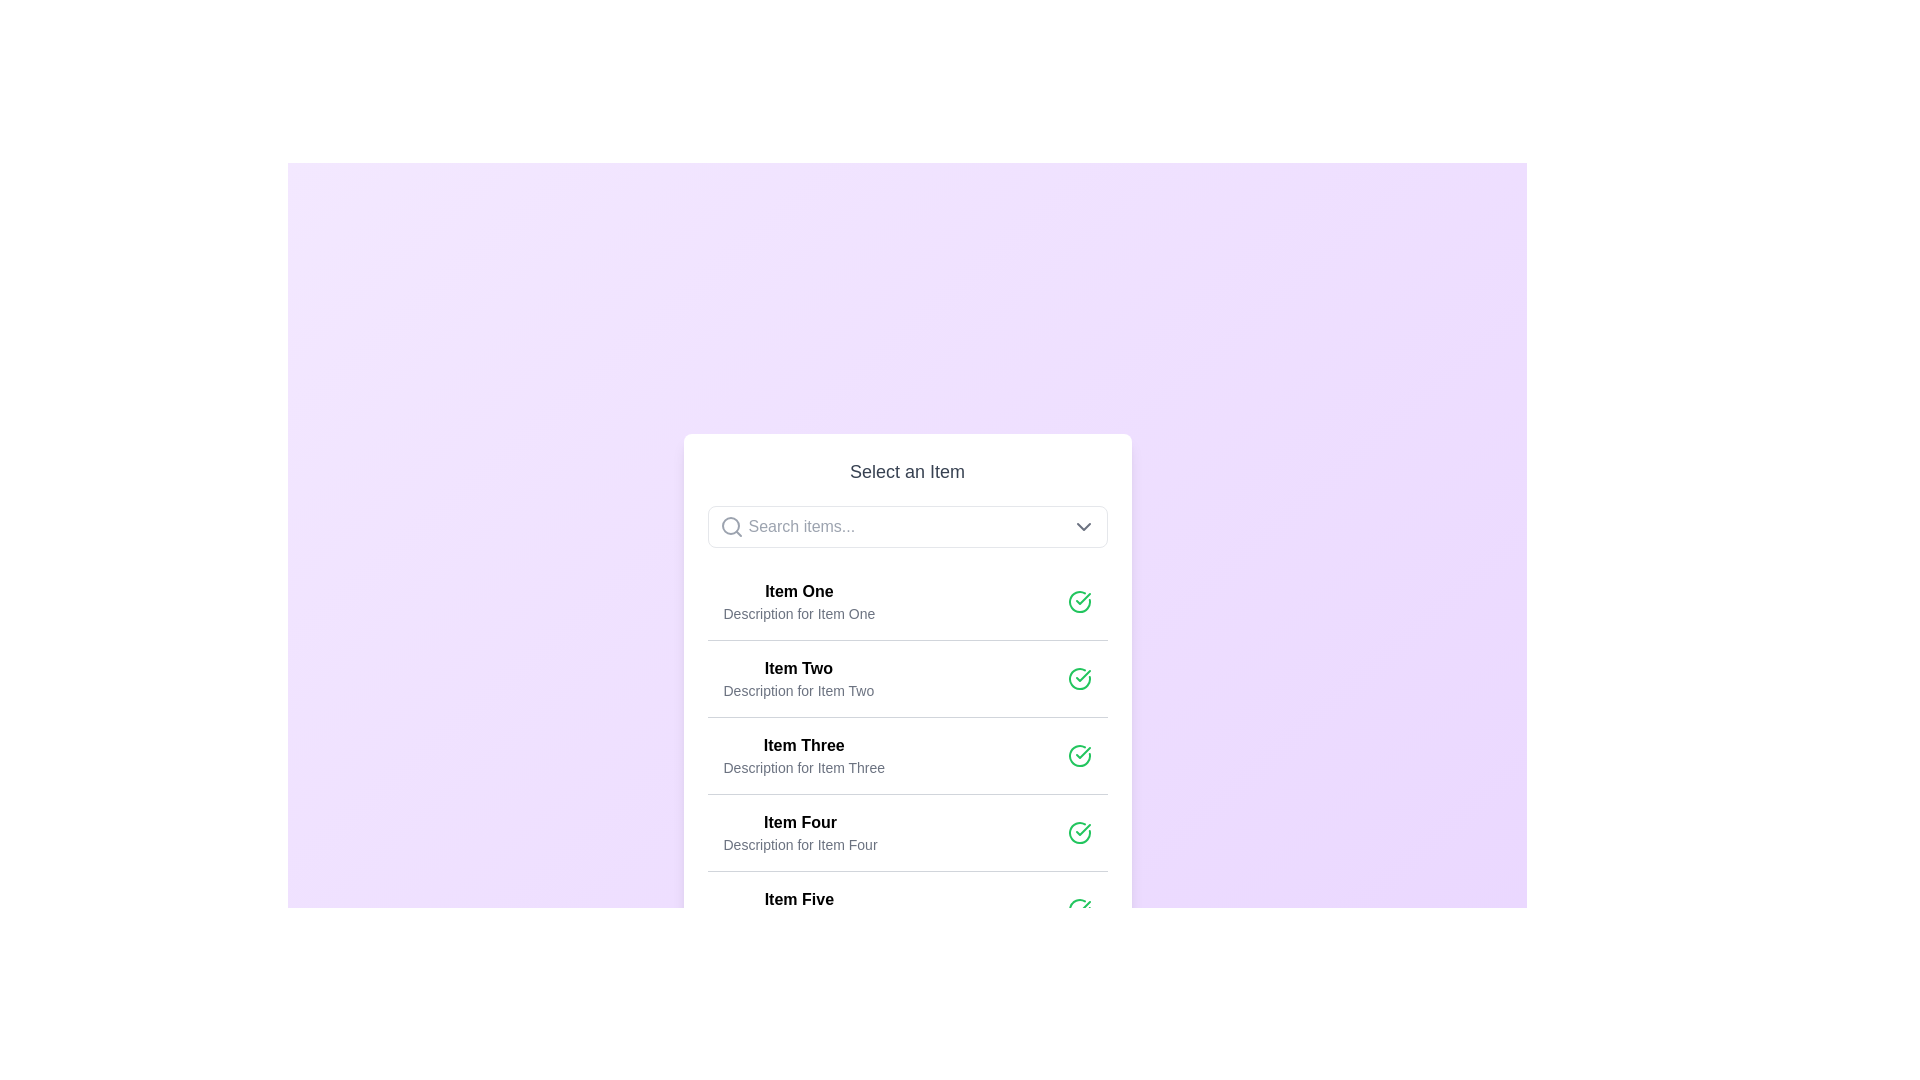  I want to click on the third list item located below the heading 'Select an Item' and the search bar, so click(804, 756).